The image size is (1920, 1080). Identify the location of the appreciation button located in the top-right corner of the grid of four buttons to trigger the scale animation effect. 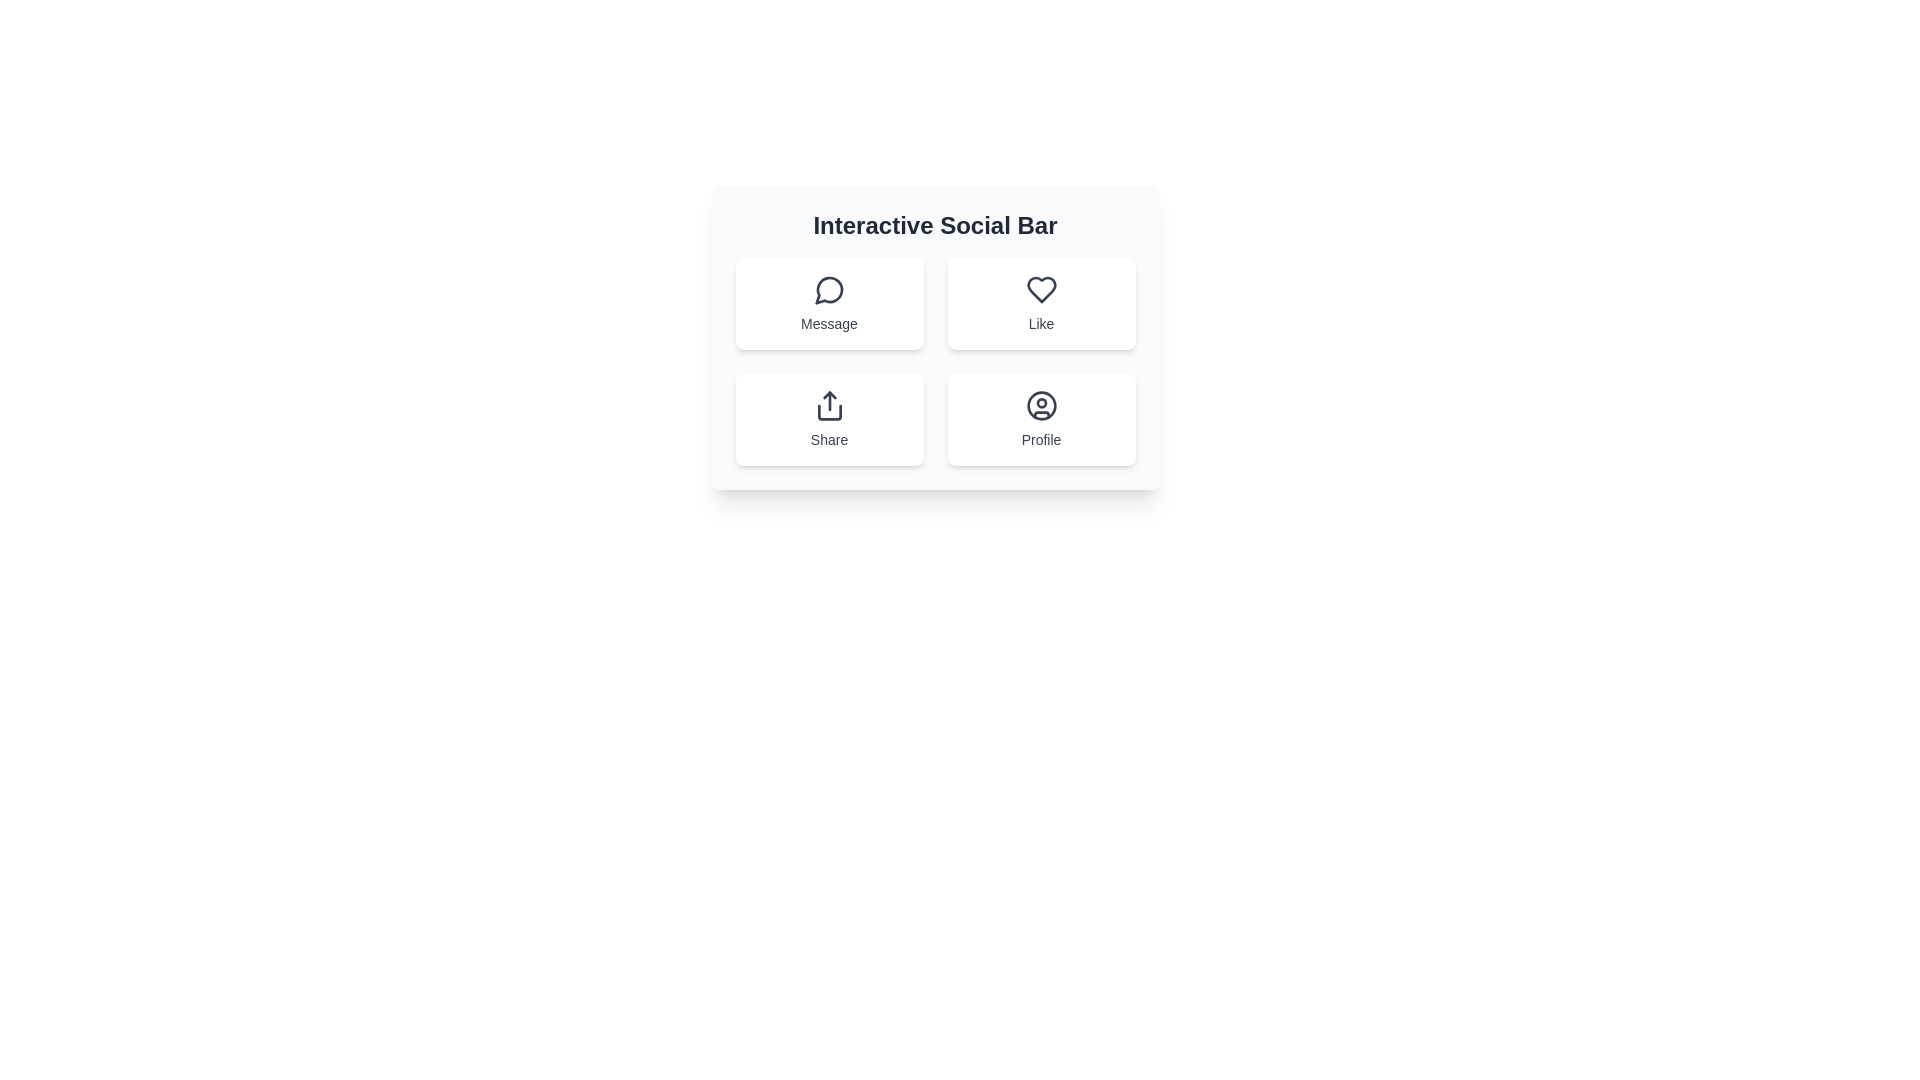
(1040, 304).